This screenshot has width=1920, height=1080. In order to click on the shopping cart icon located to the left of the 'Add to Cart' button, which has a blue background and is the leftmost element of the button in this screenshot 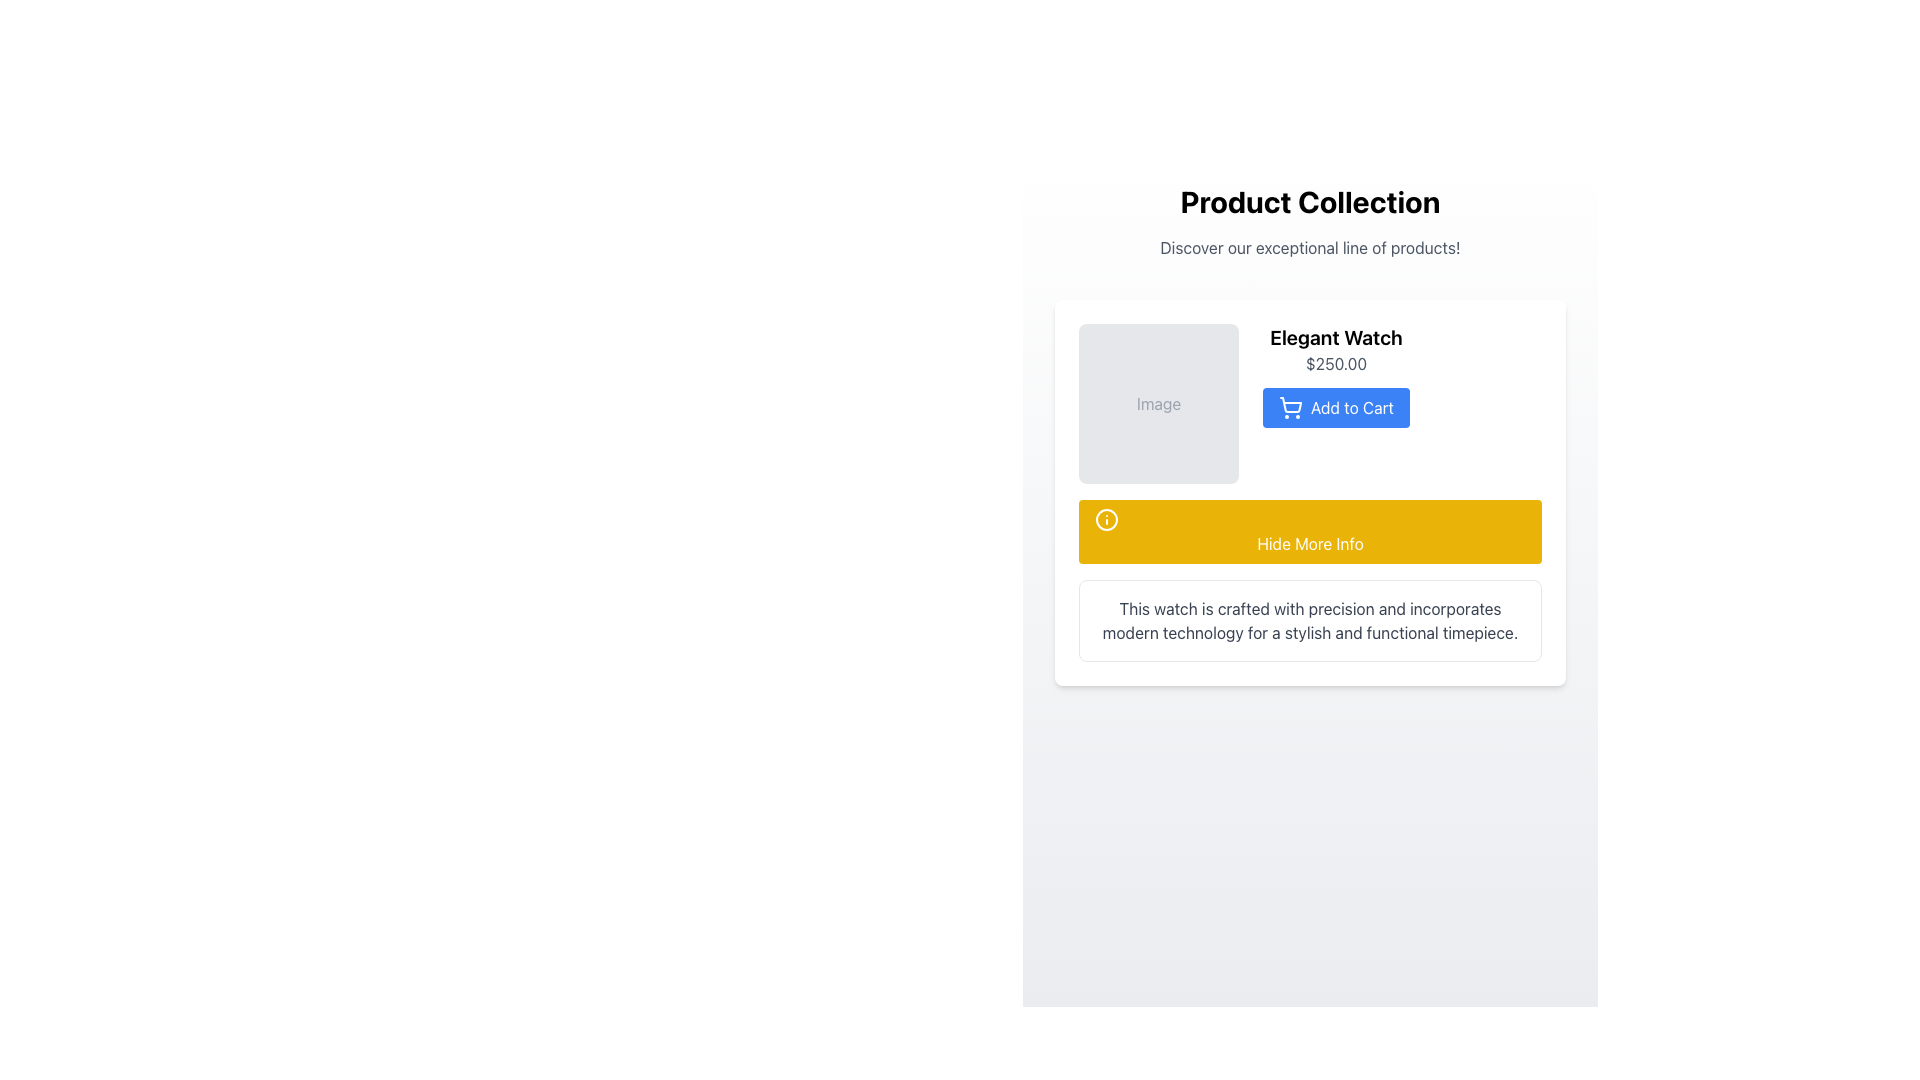, I will do `click(1291, 407)`.